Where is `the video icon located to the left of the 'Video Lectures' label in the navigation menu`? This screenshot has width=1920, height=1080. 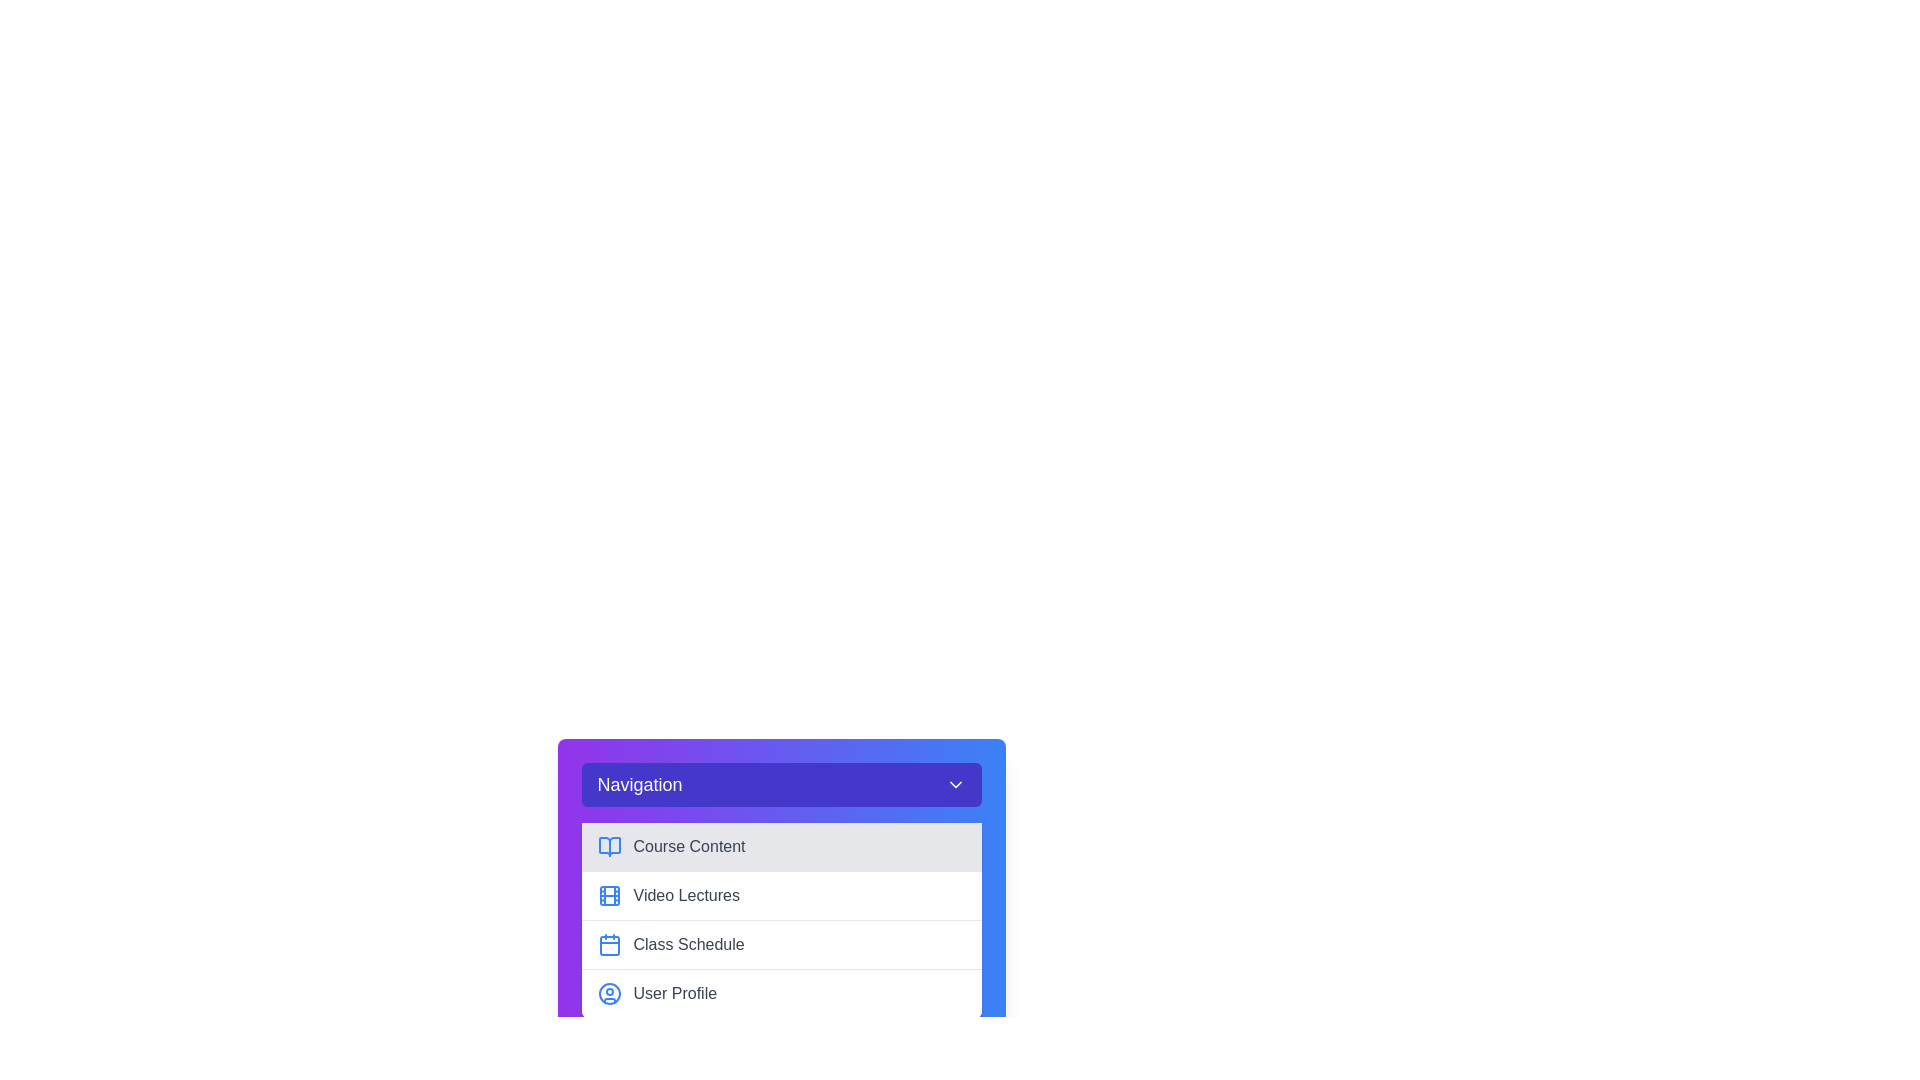
the video icon located to the left of the 'Video Lectures' label in the navigation menu is located at coordinates (608, 894).